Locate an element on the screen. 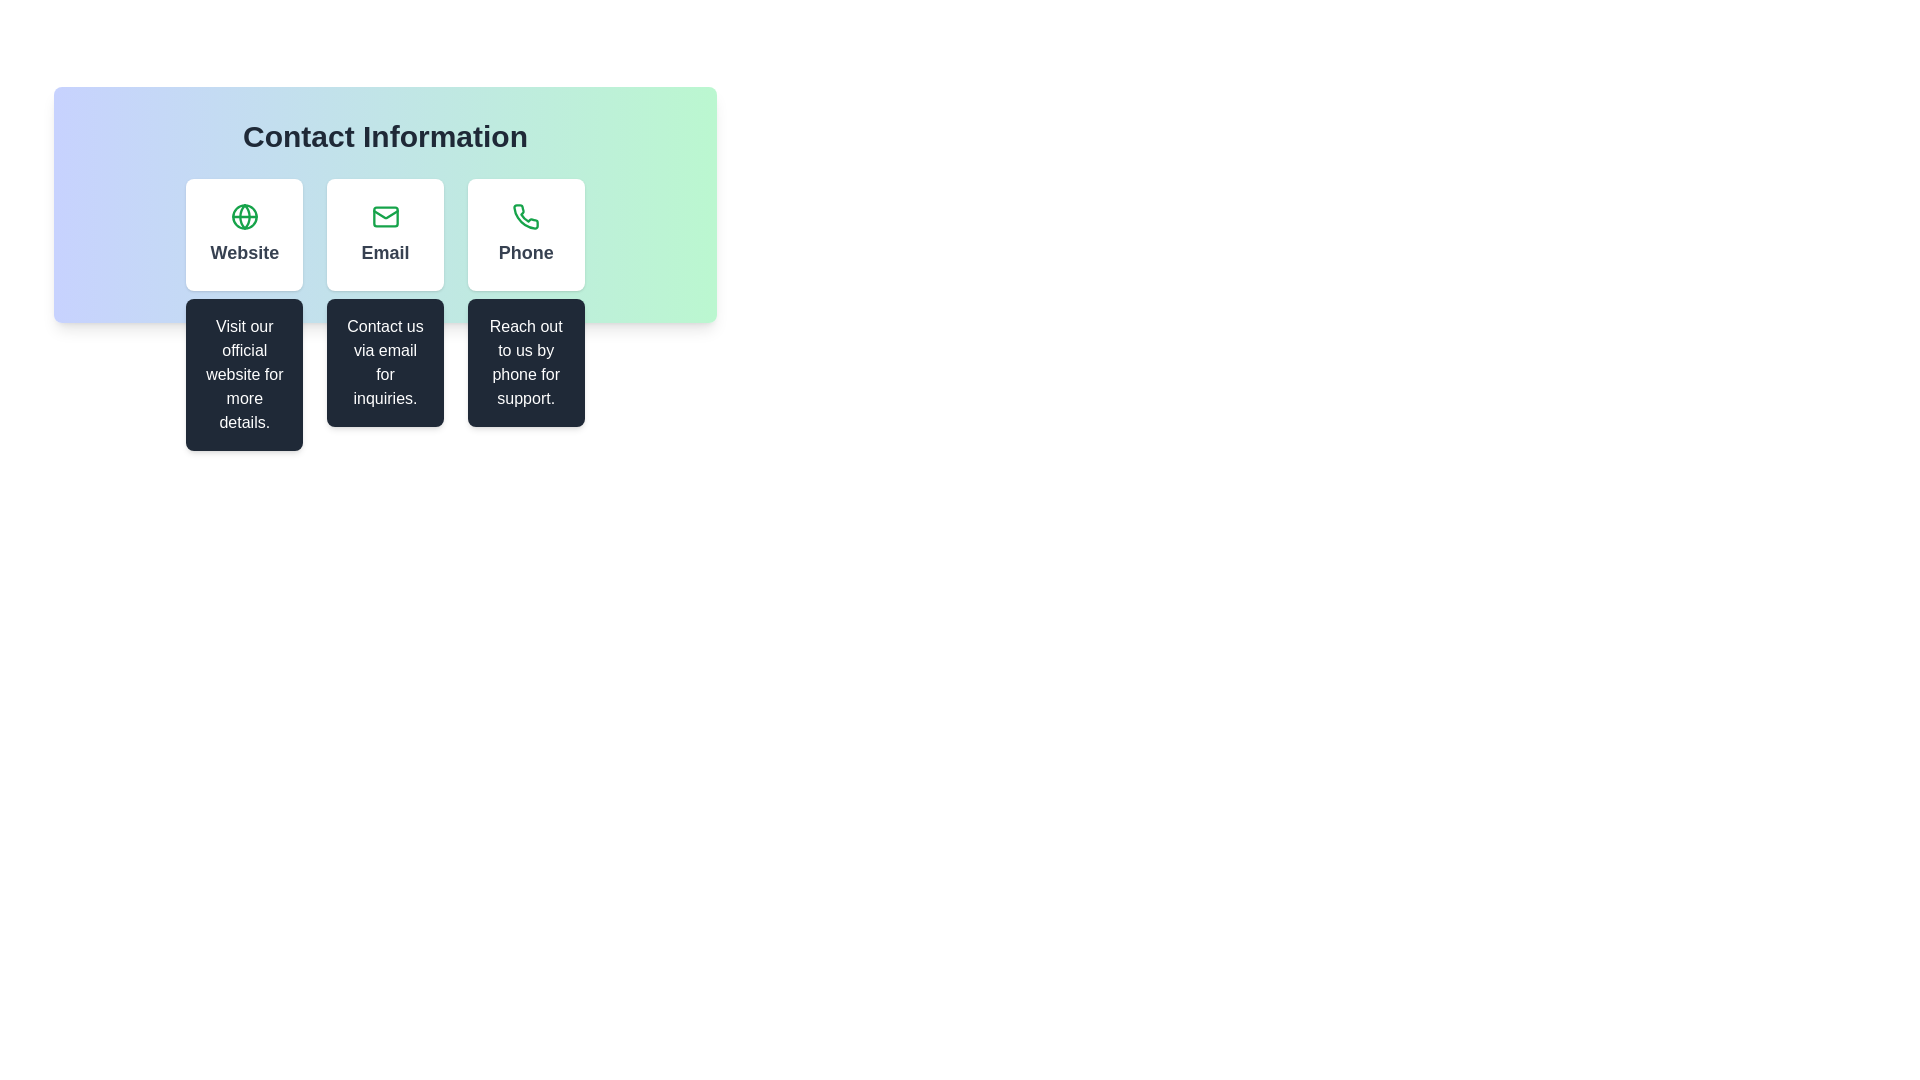 This screenshot has width=1920, height=1080. the third Informational Card in the row under 'Contact Information', which provides details for contacting by phone is located at coordinates (526, 234).